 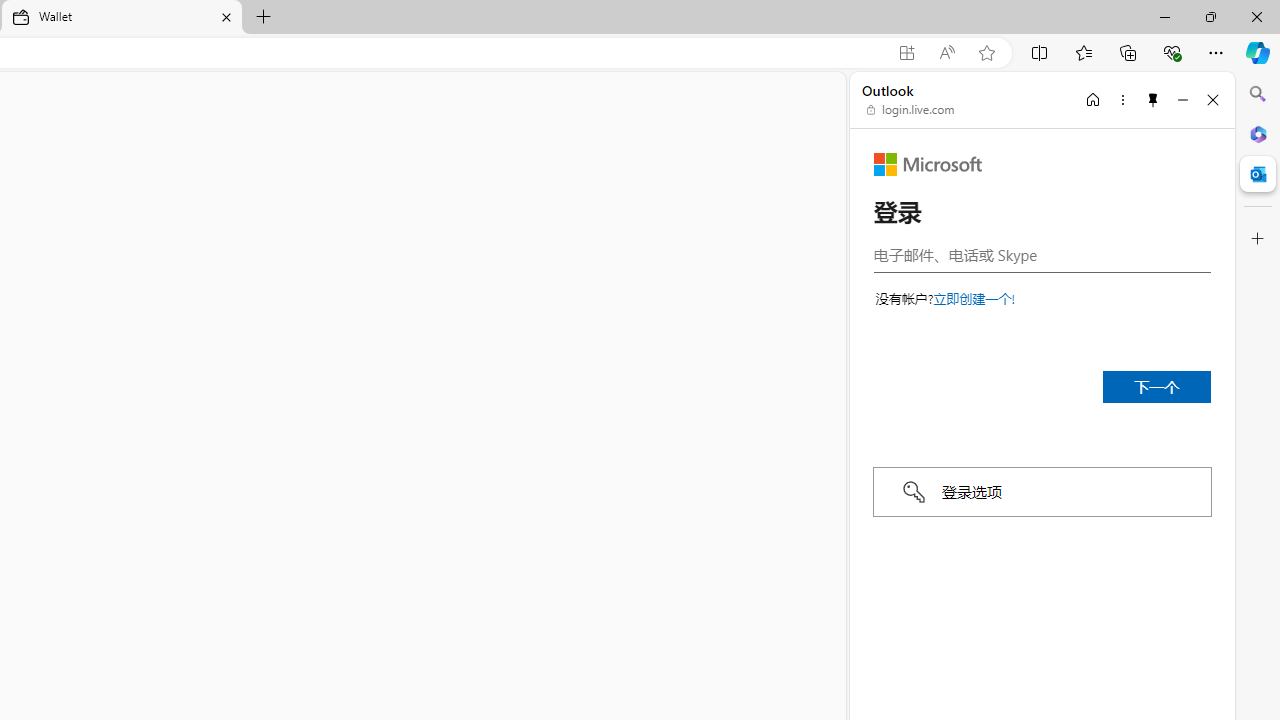 What do you see at coordinates (905, 52) in the screenshot?
I see `'App available. Install Microsoft Wallet'` at bounding box center [905, 52].